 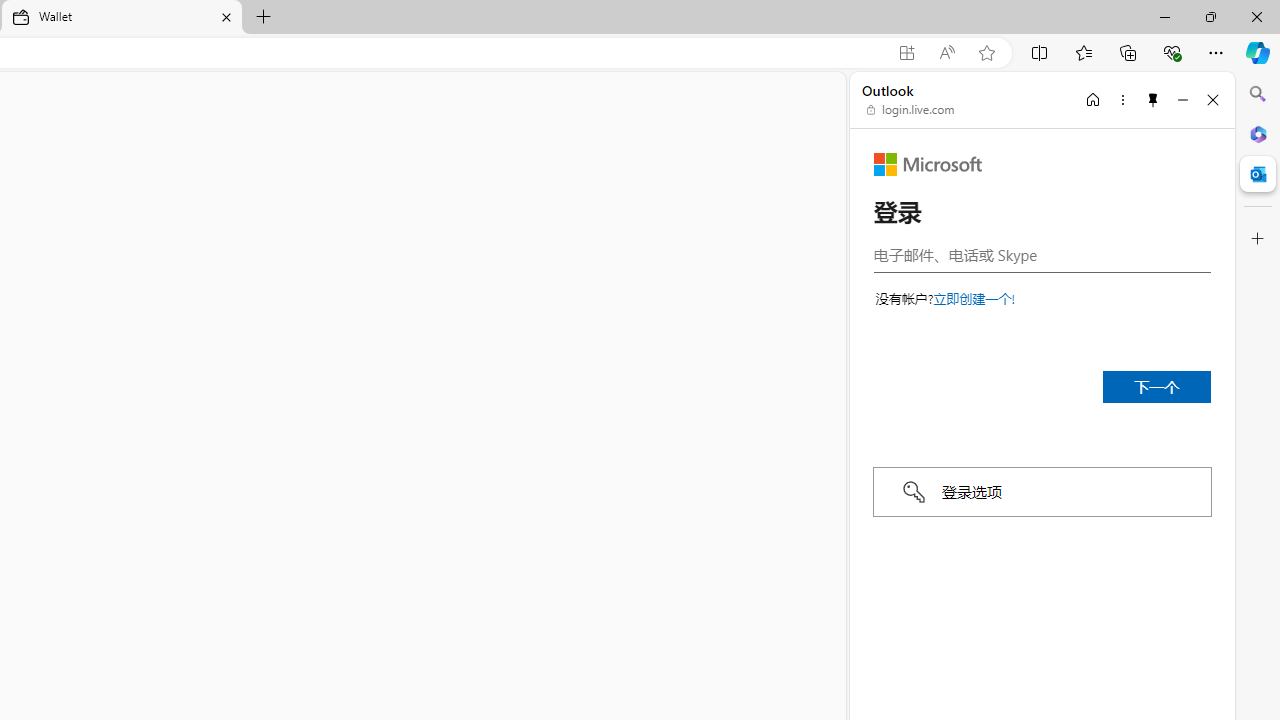 What do you see at coordinates (905, 52) in the screenshot?
I see `'App available. Install Microsoft Wallet'` at bounding box center [905, 52].